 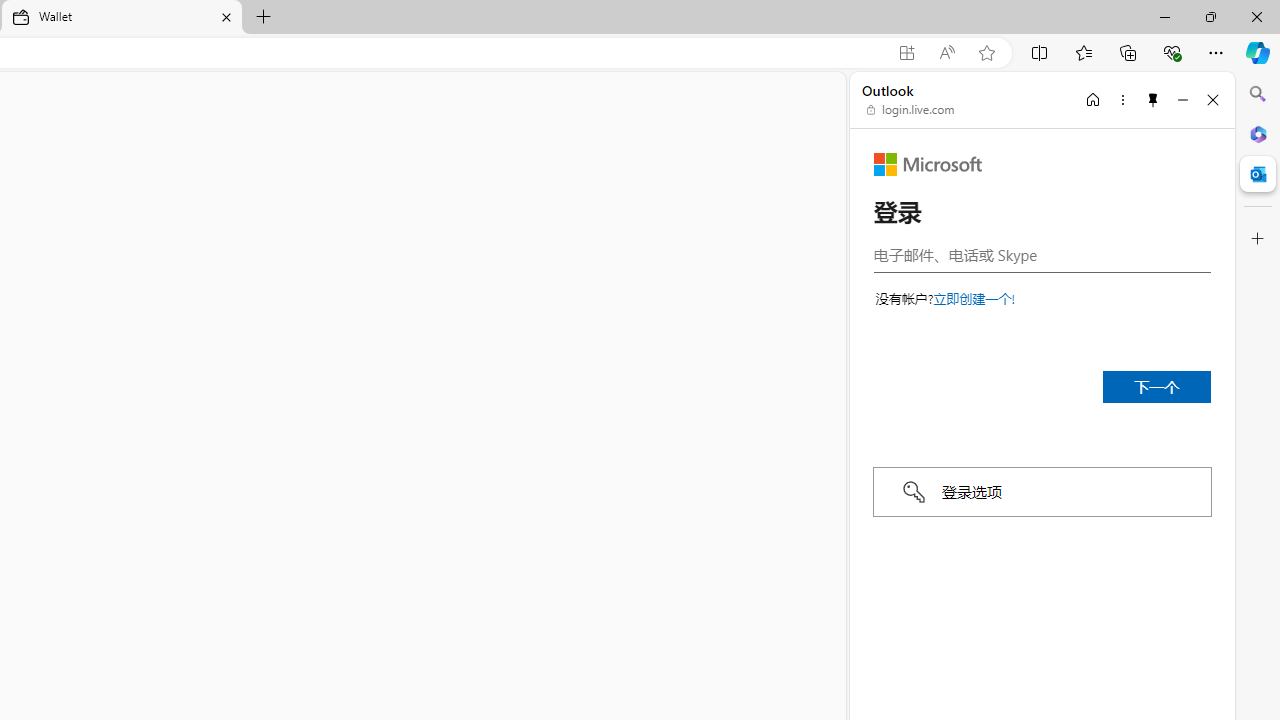 What do you see at coordinates (905, 52) in the screenshot?
I see `'App available. Install Microsoft Wallet'` at bounding box center [905, 52].